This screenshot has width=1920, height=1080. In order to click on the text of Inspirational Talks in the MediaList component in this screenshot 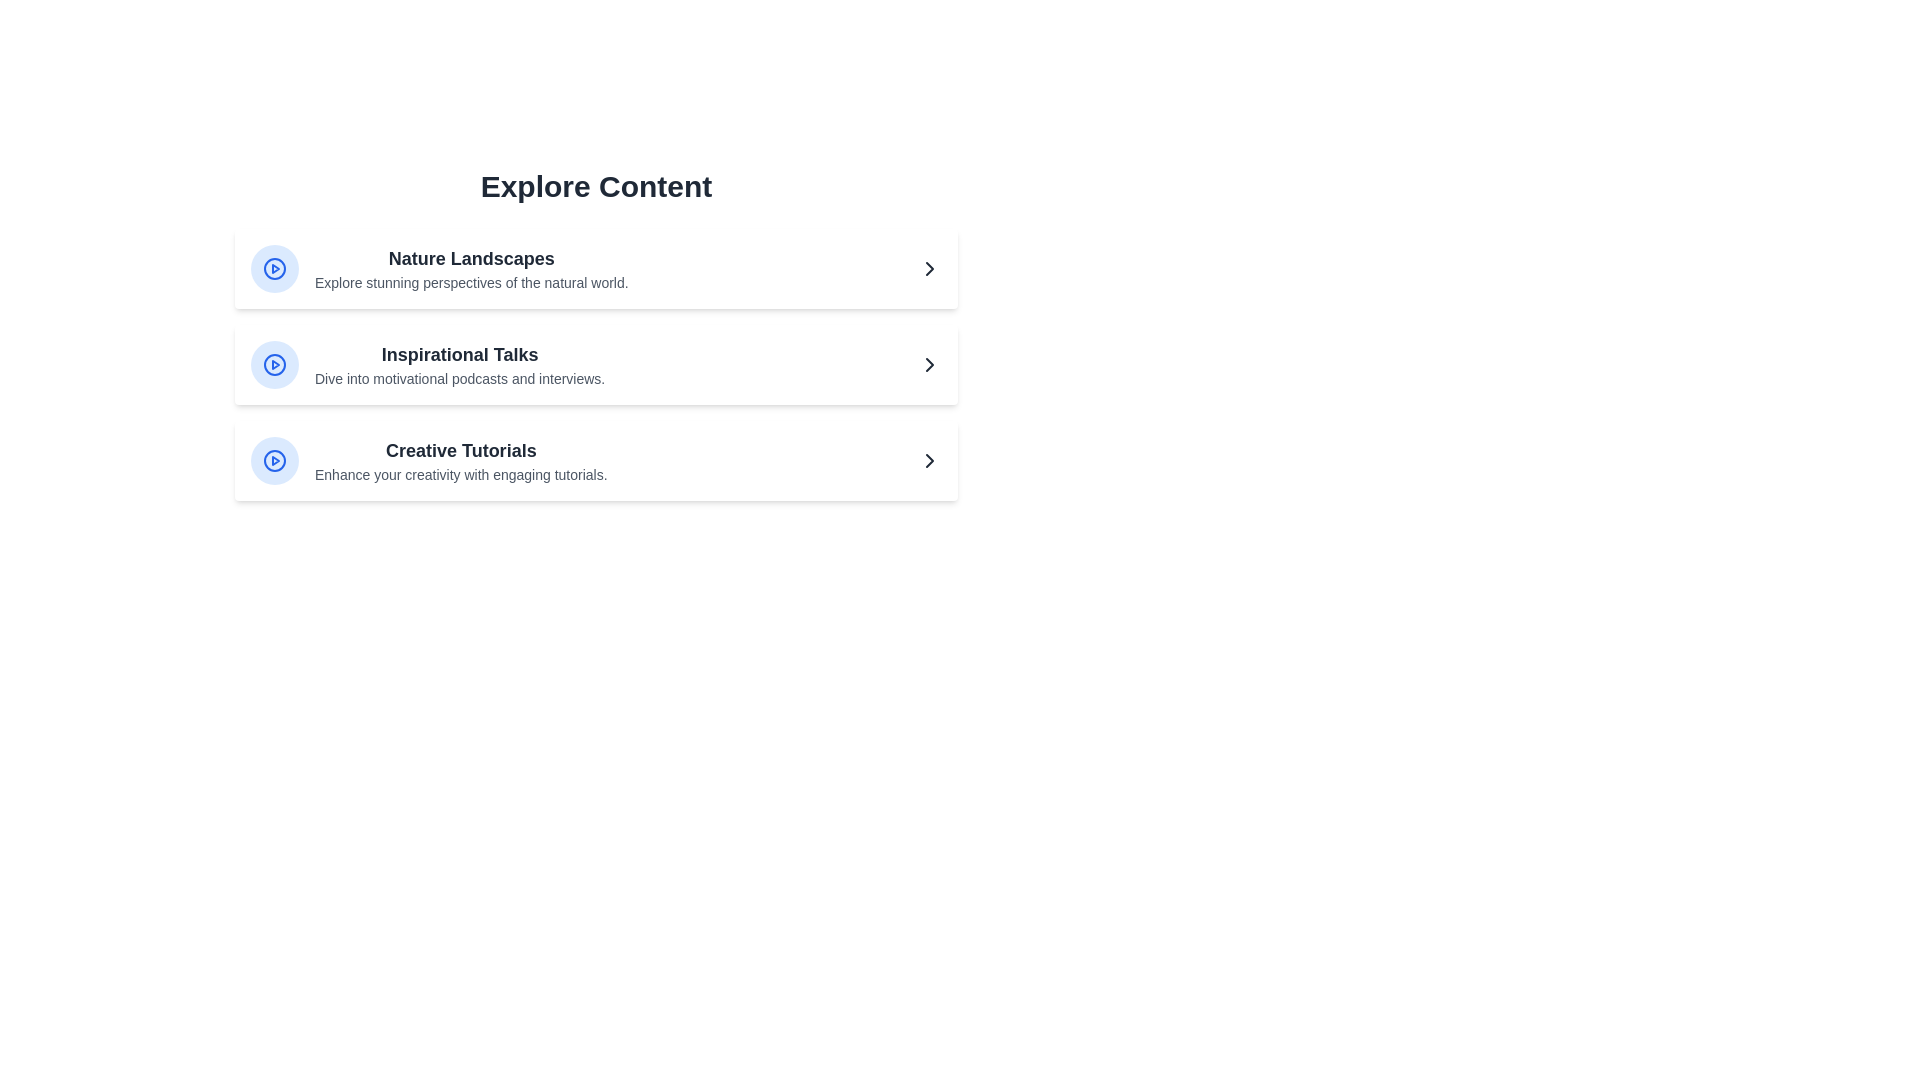, I will do `click(459, 353)`.